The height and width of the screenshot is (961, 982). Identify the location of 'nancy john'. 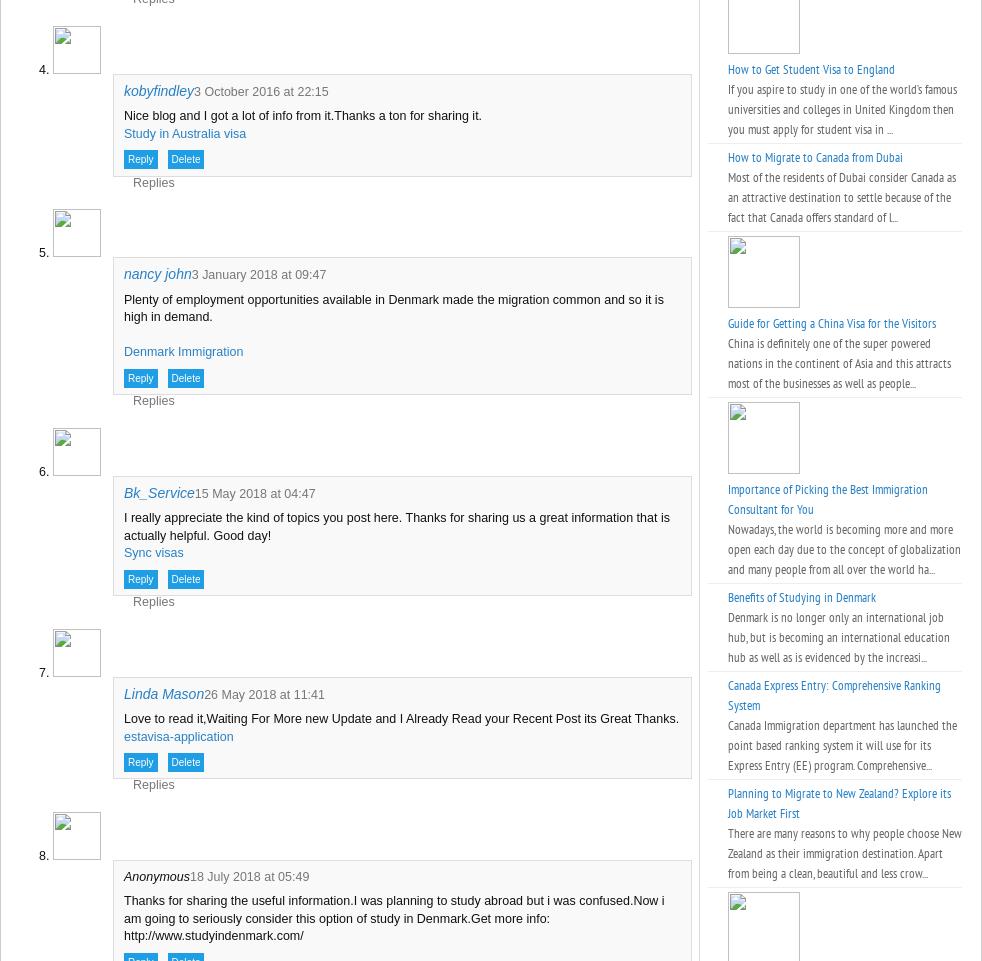
(156, 273).